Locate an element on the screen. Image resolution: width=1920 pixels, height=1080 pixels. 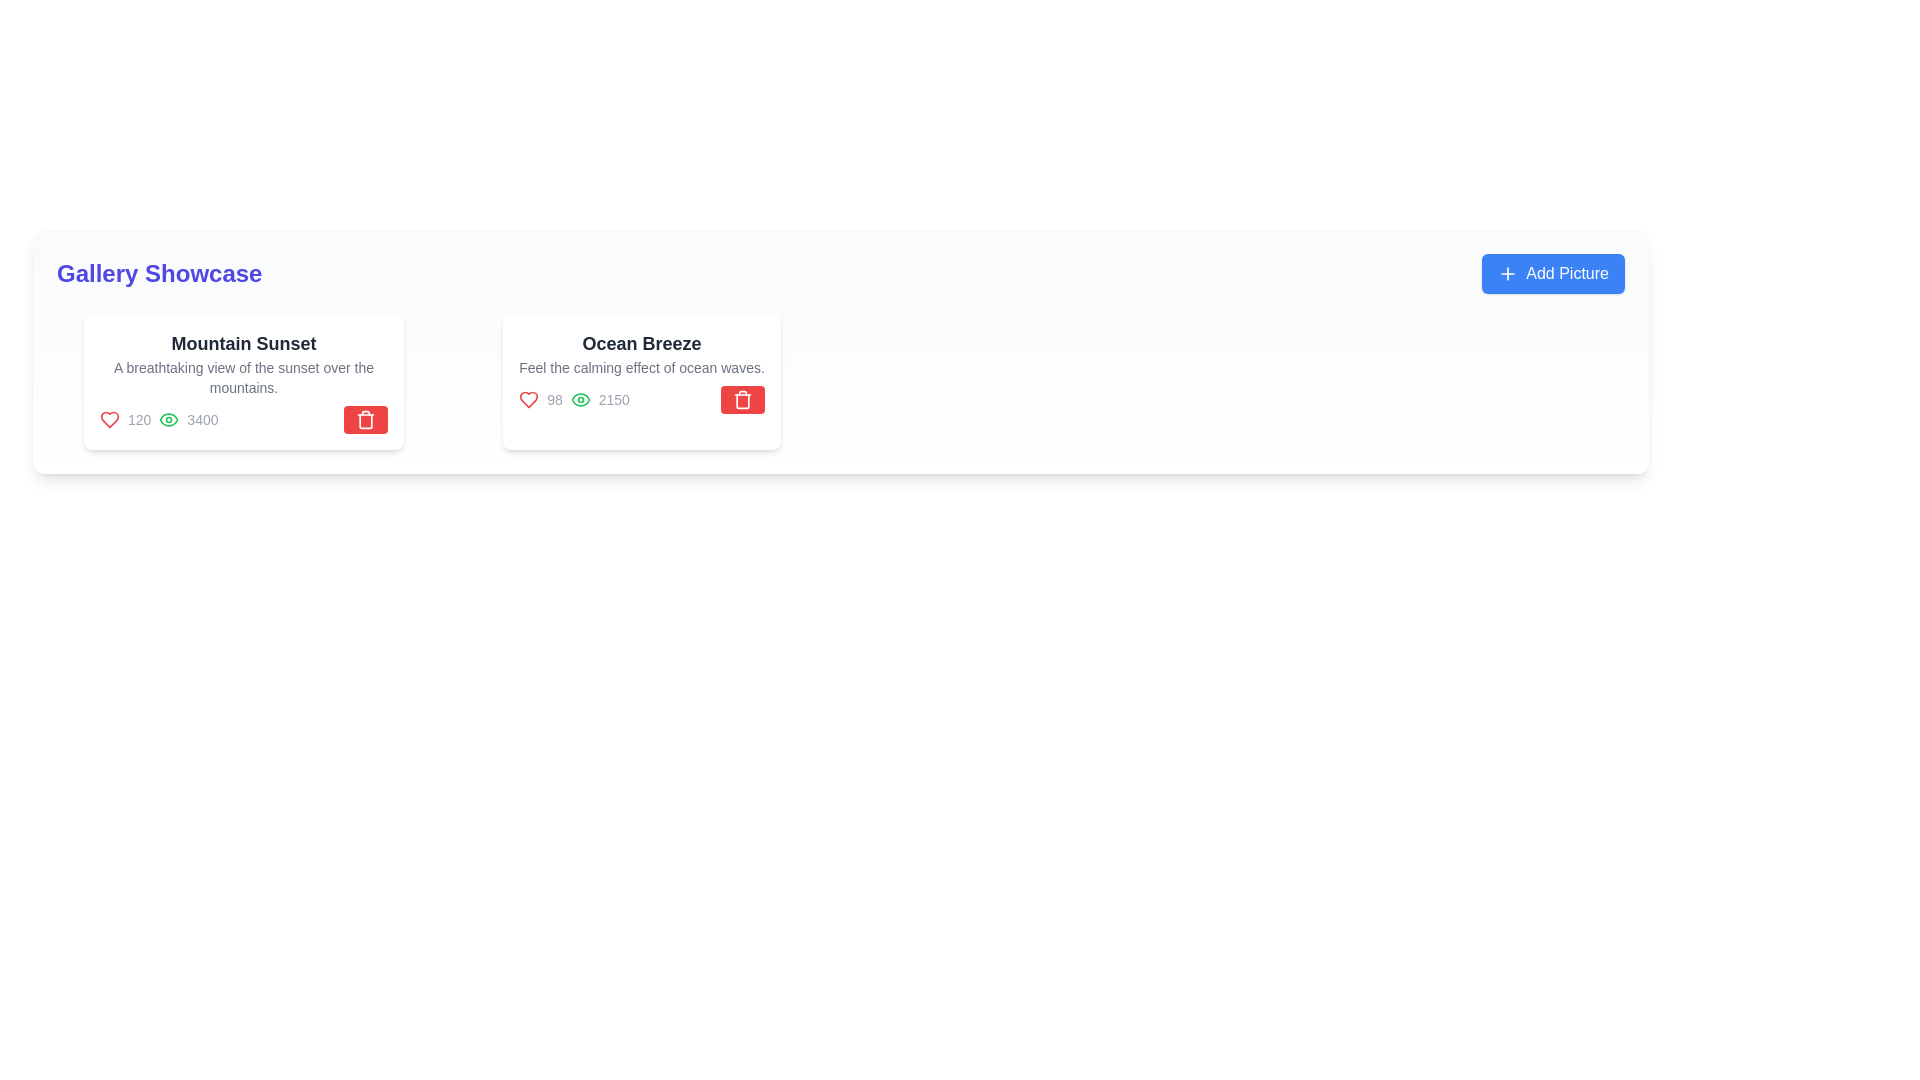
the rounded rectangular button with a blue background and white text that reads 'Add Picture' to invoke its action is located at coordinates (1552, 273).